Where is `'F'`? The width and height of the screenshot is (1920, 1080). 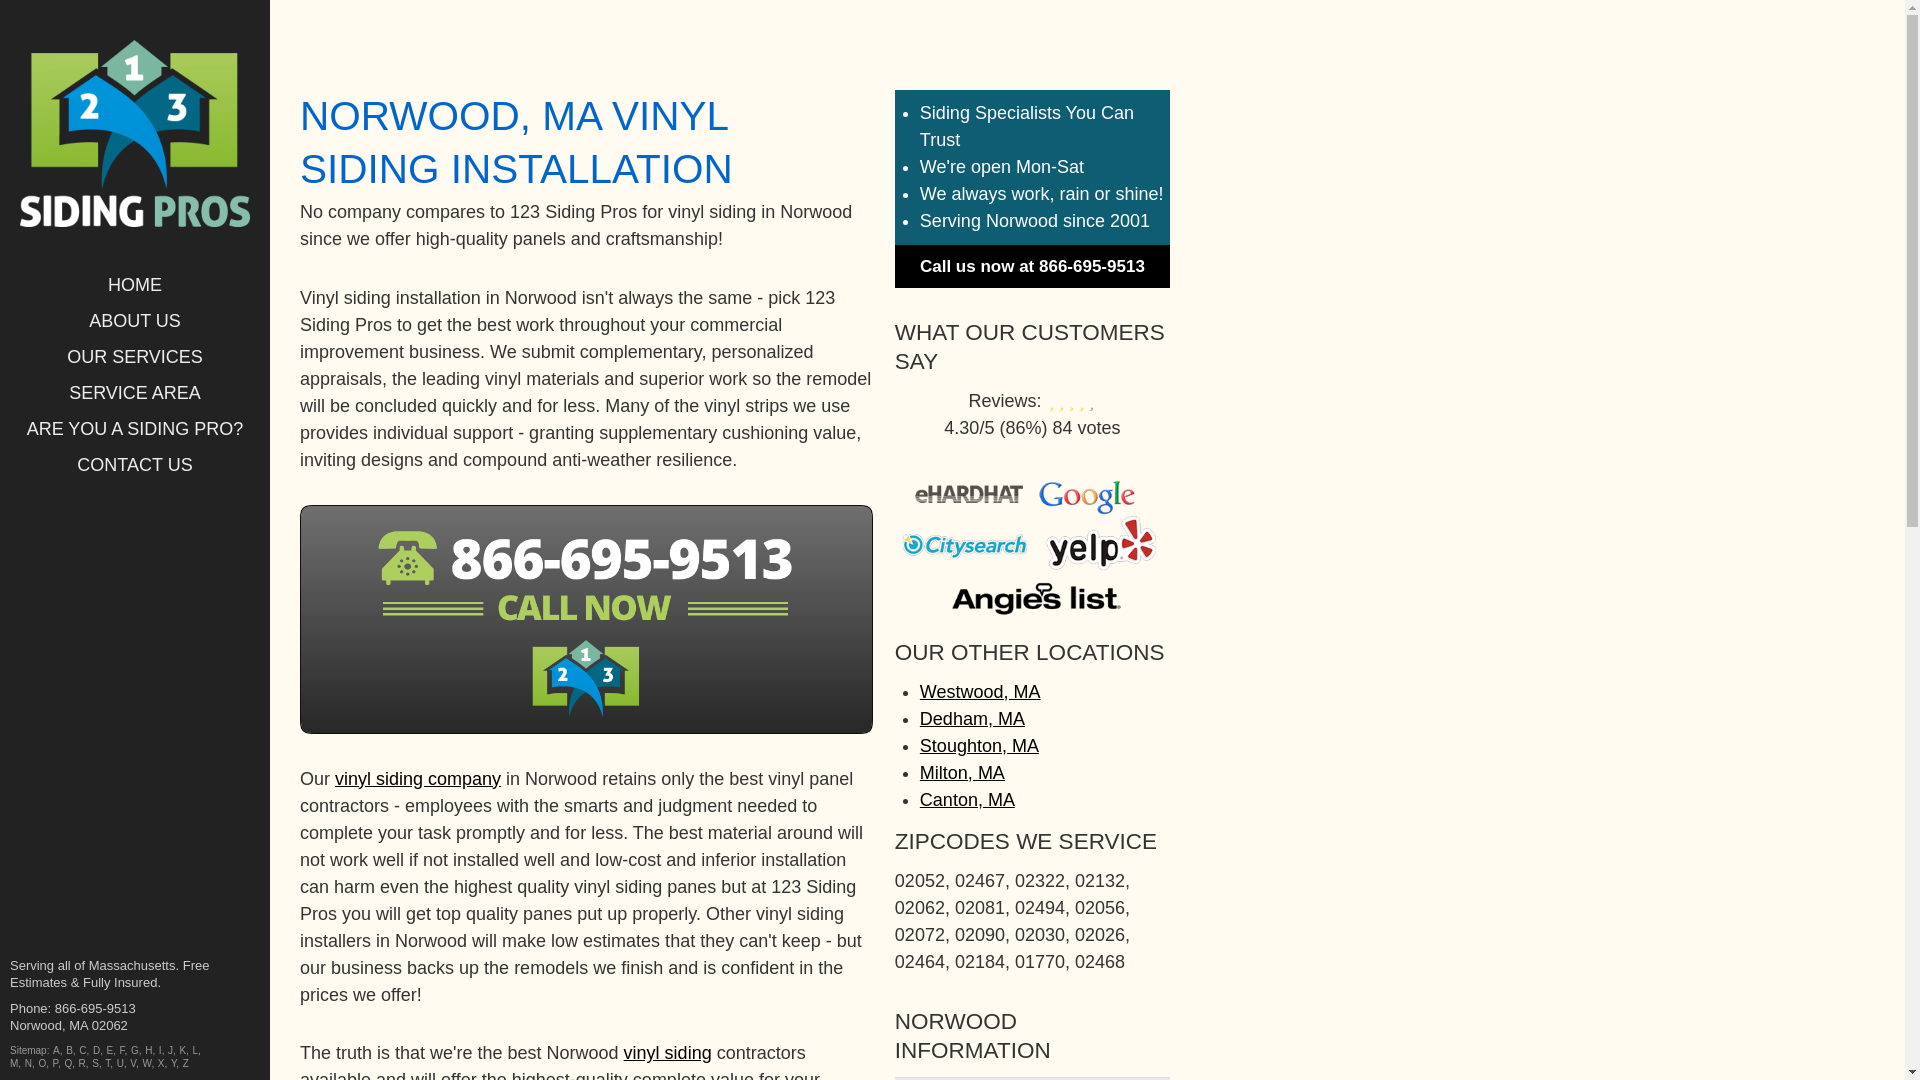
'F' is located at coordinates (121, 1049).